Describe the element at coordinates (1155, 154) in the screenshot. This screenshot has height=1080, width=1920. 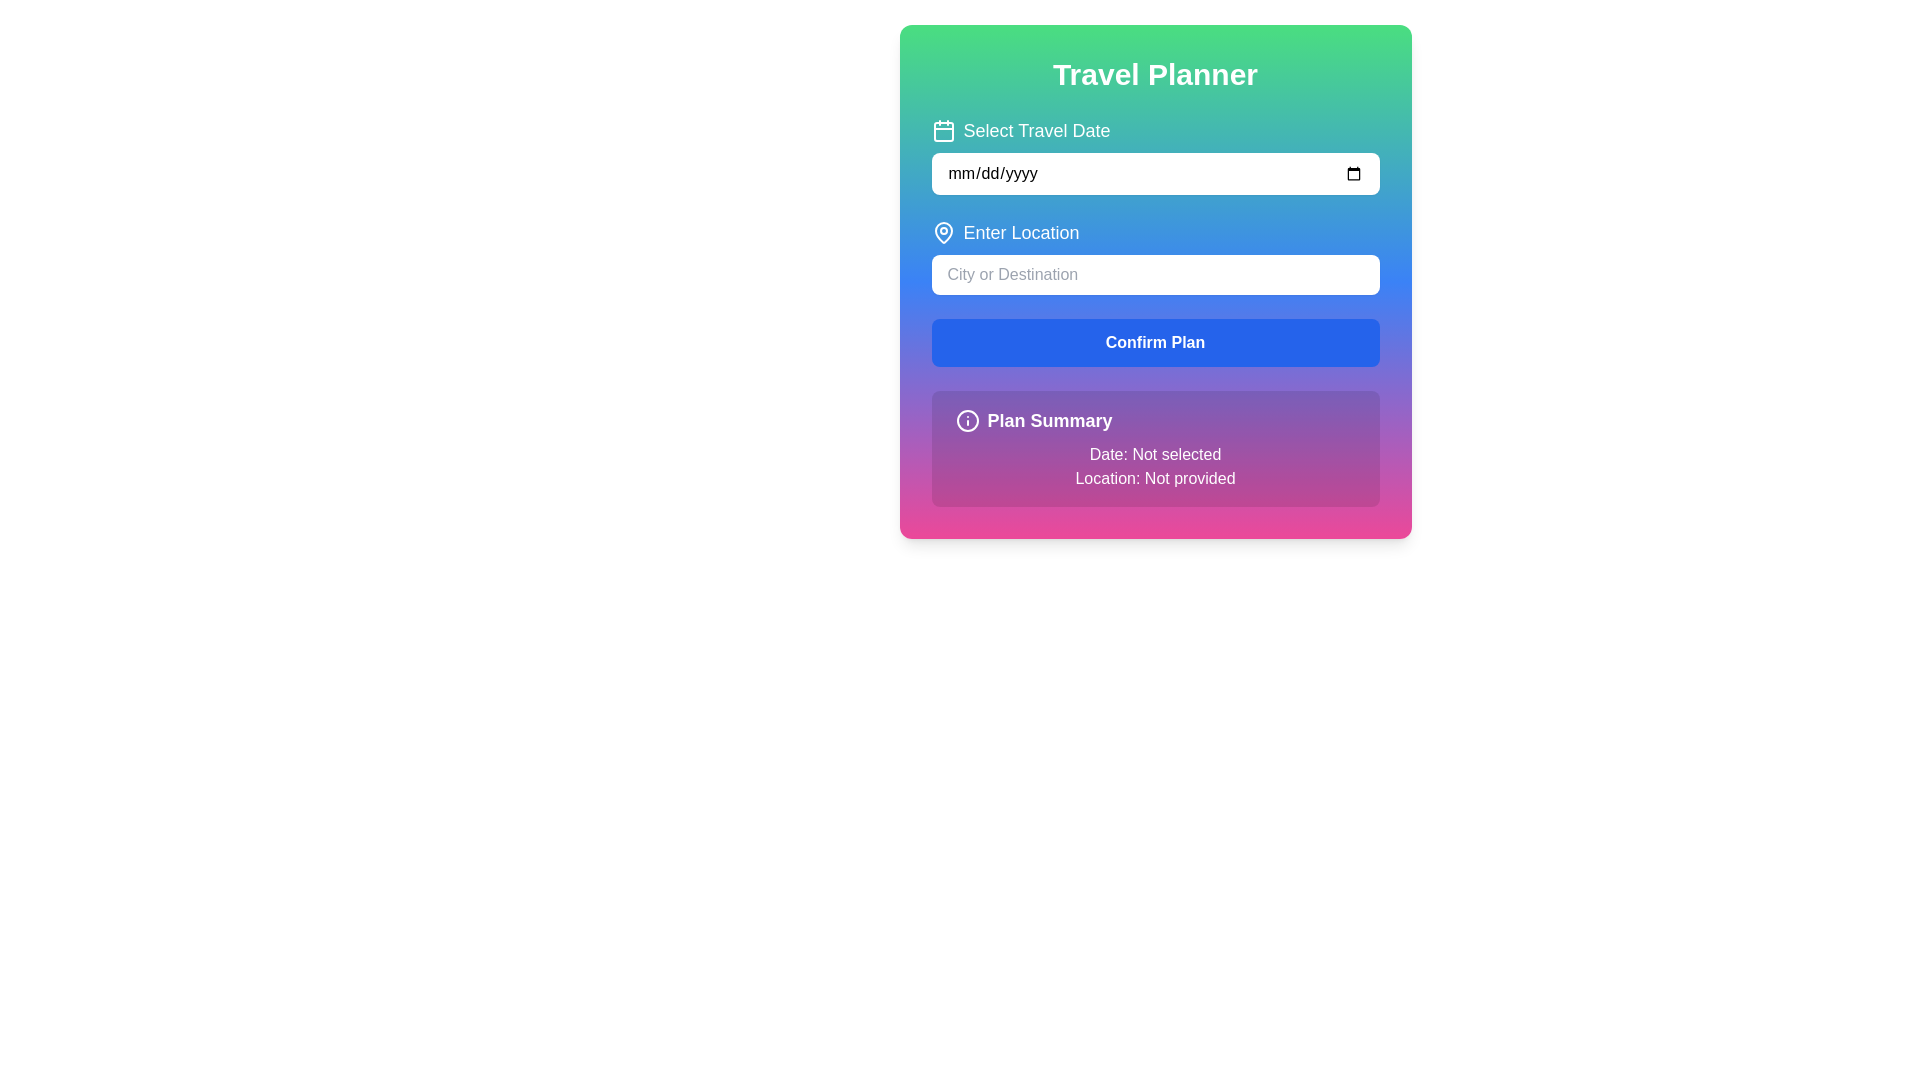
I see `the calendar icon next to the 'Select Travel Date' input field` at that location.